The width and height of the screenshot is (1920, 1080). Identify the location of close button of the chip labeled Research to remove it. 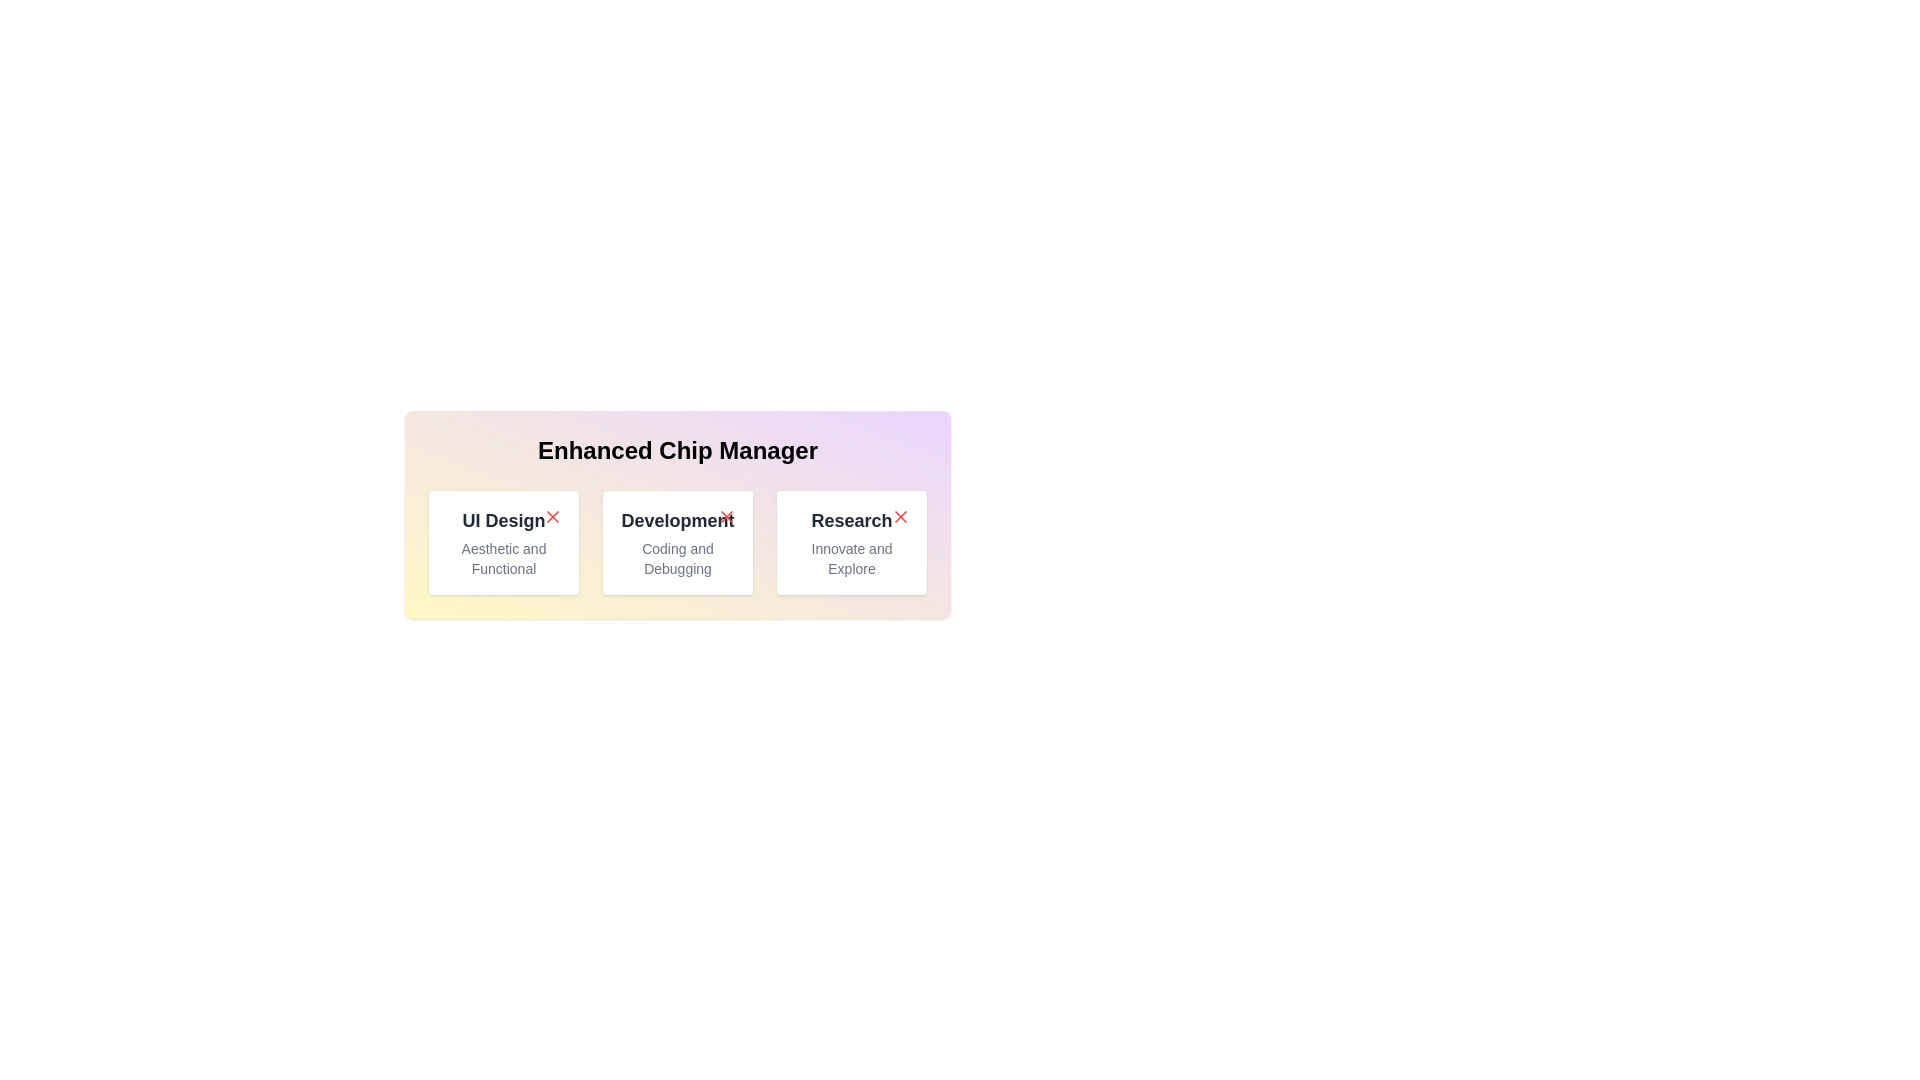
(900, 515).